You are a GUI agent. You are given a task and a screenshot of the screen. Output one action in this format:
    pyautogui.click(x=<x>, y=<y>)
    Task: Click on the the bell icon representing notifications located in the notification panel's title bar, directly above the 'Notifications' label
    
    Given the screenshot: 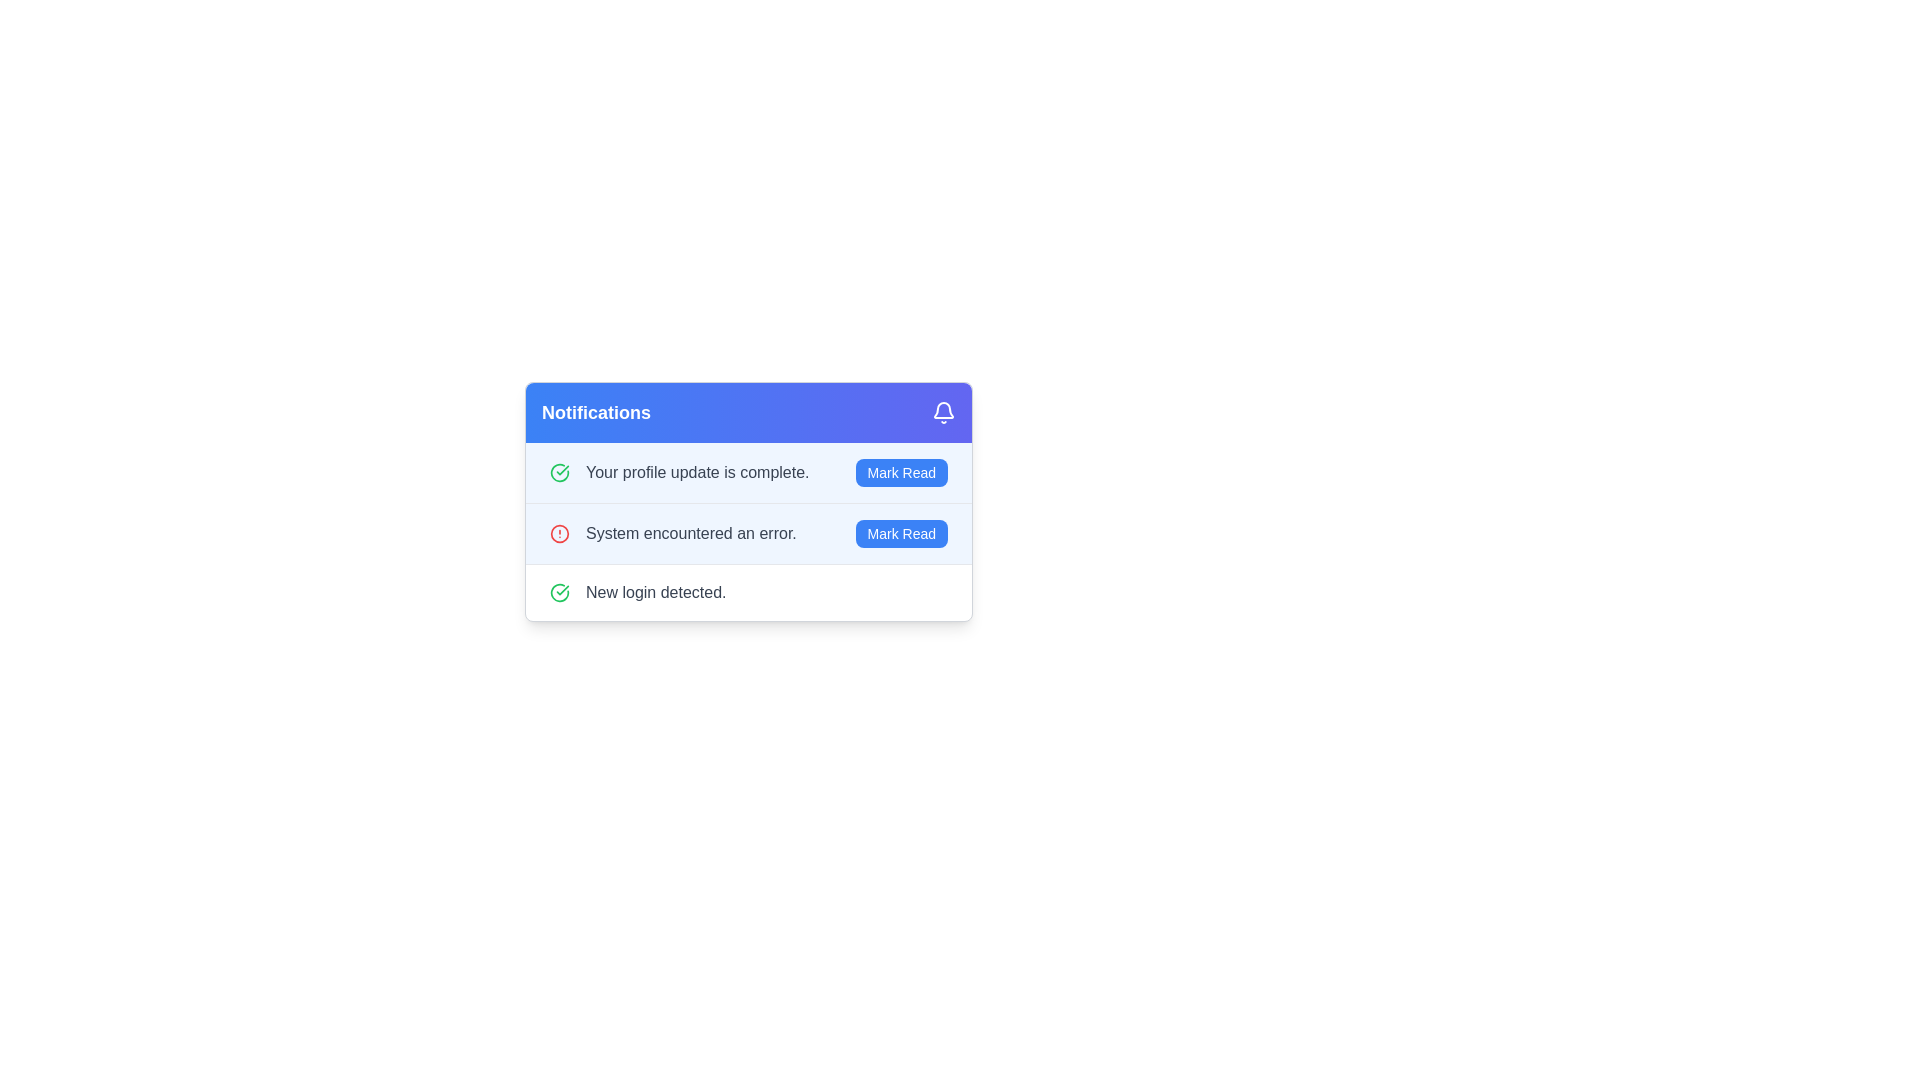 What is the action you would take?
    pyautogui.click(x=943, y=409)
    